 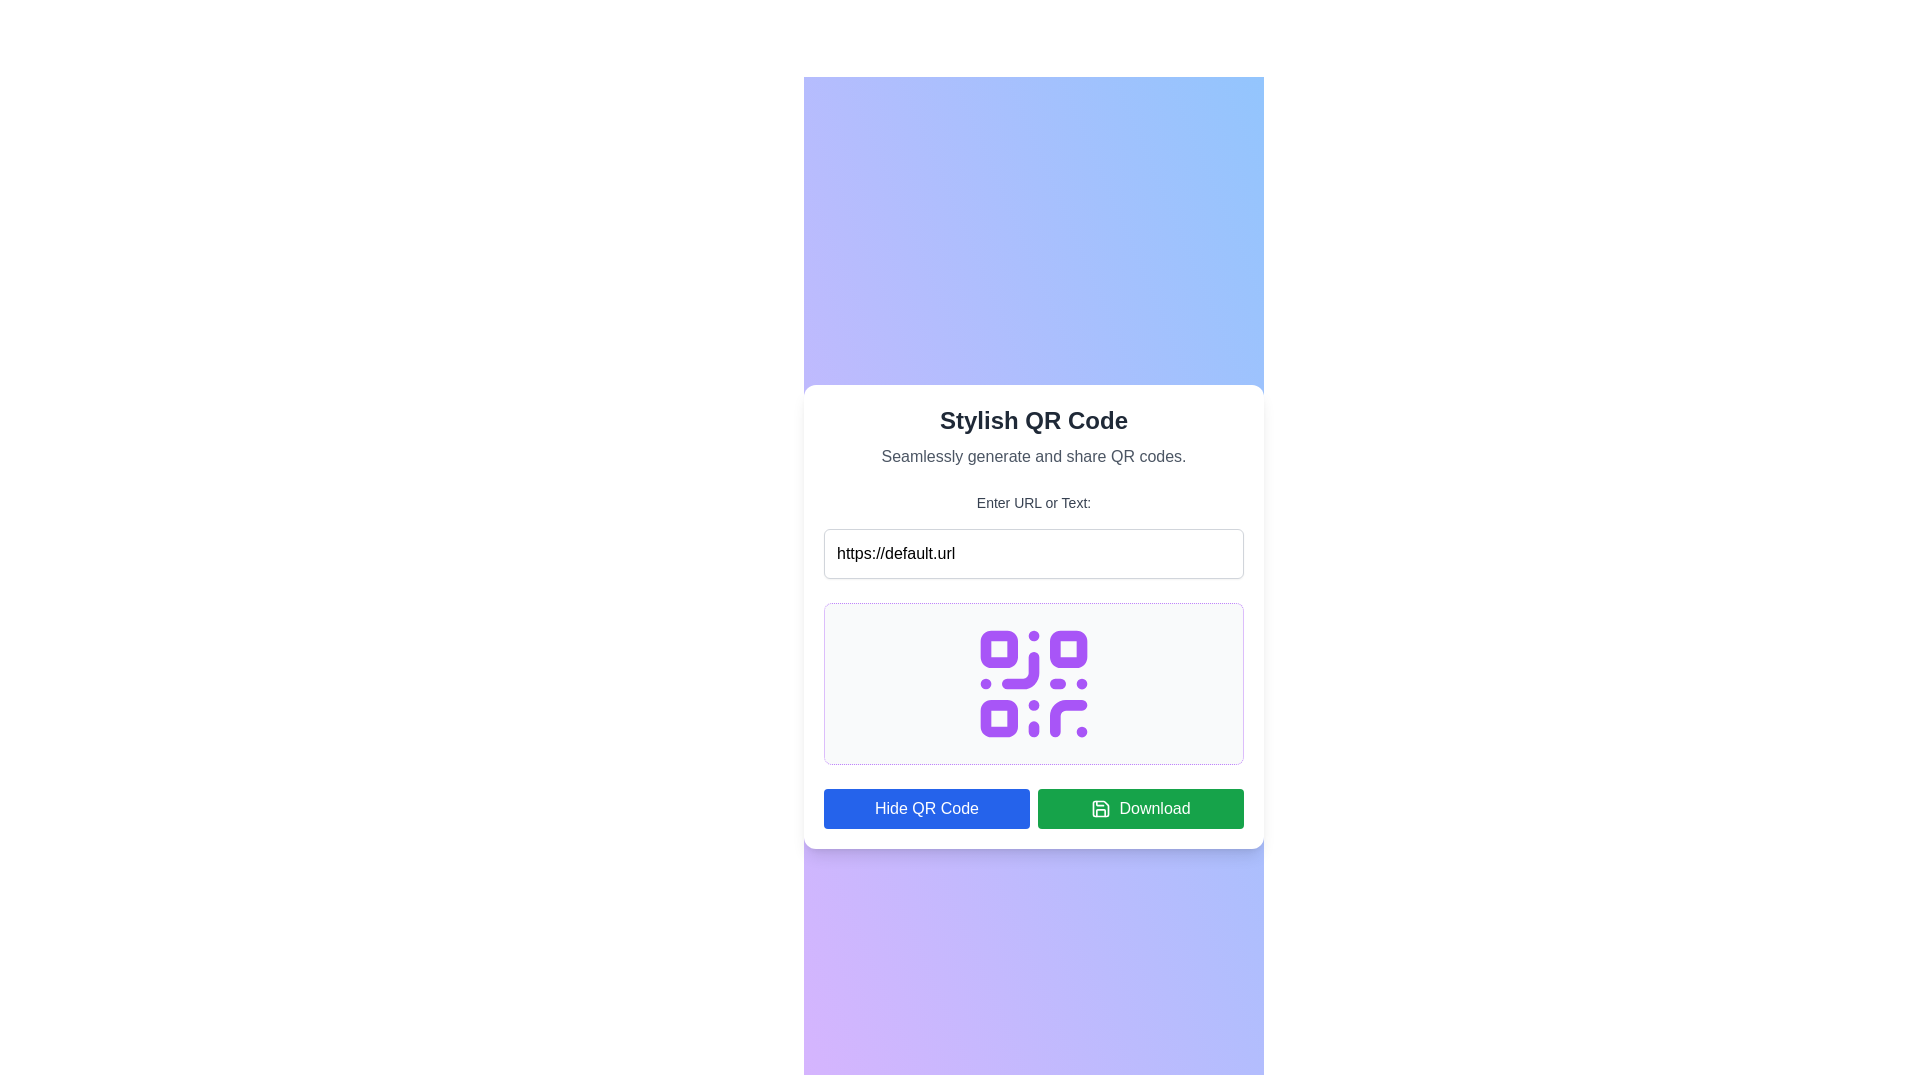 What do you see at coordinates (1033, 435) in the screenshot?
I see `the title and subtitle text block that describes QR code generation and sharing, which is centrally aligned at the top of the section and positioned above the 'Enter URL or Text' text field` at bounding box center [1033, 435].